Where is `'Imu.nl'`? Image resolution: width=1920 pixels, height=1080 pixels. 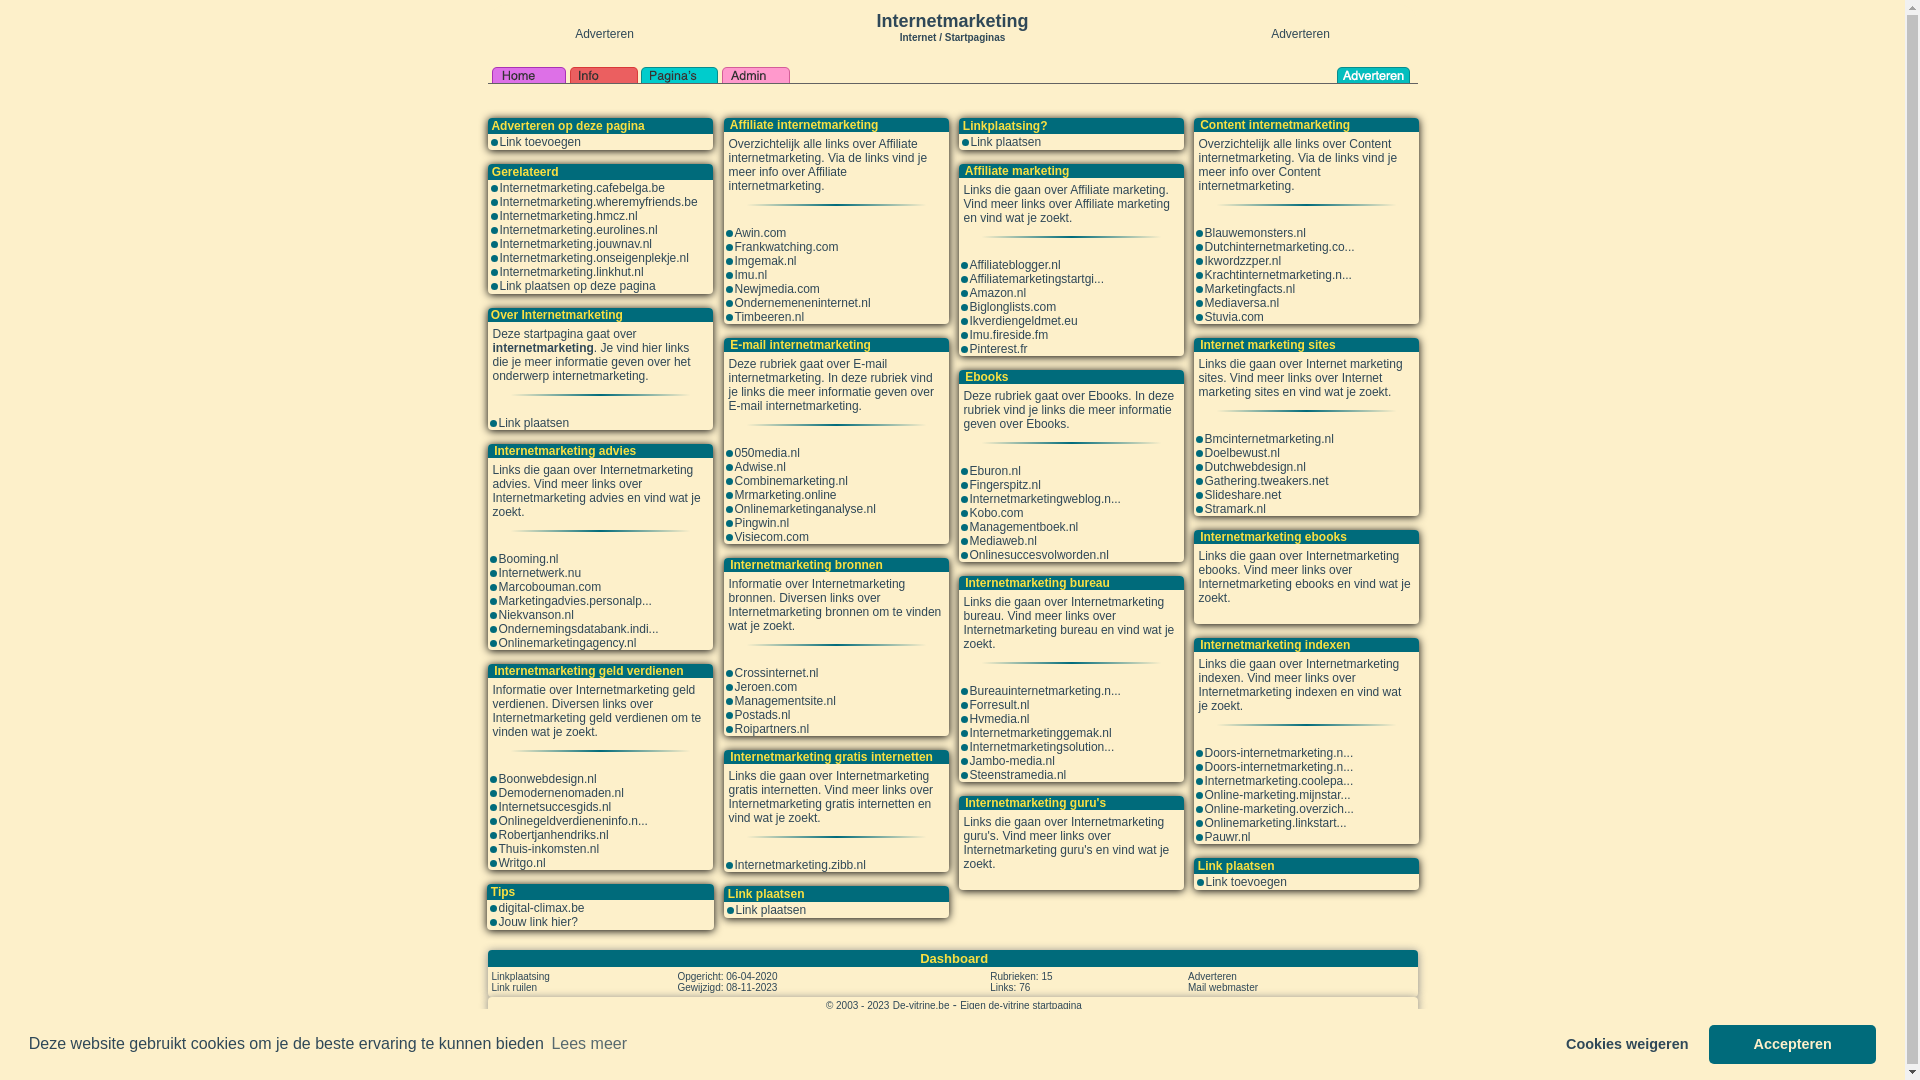
'Imu.nl' is located at coordinates (749, 274).